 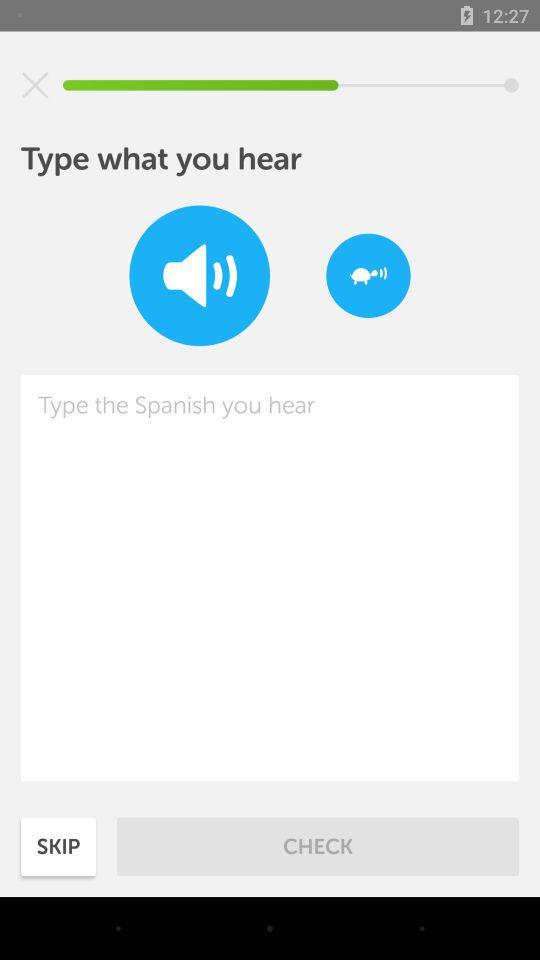 What do you see at coordinates (270, 578) in the screenshot?
I see `text` at bounding box center [270, 578].